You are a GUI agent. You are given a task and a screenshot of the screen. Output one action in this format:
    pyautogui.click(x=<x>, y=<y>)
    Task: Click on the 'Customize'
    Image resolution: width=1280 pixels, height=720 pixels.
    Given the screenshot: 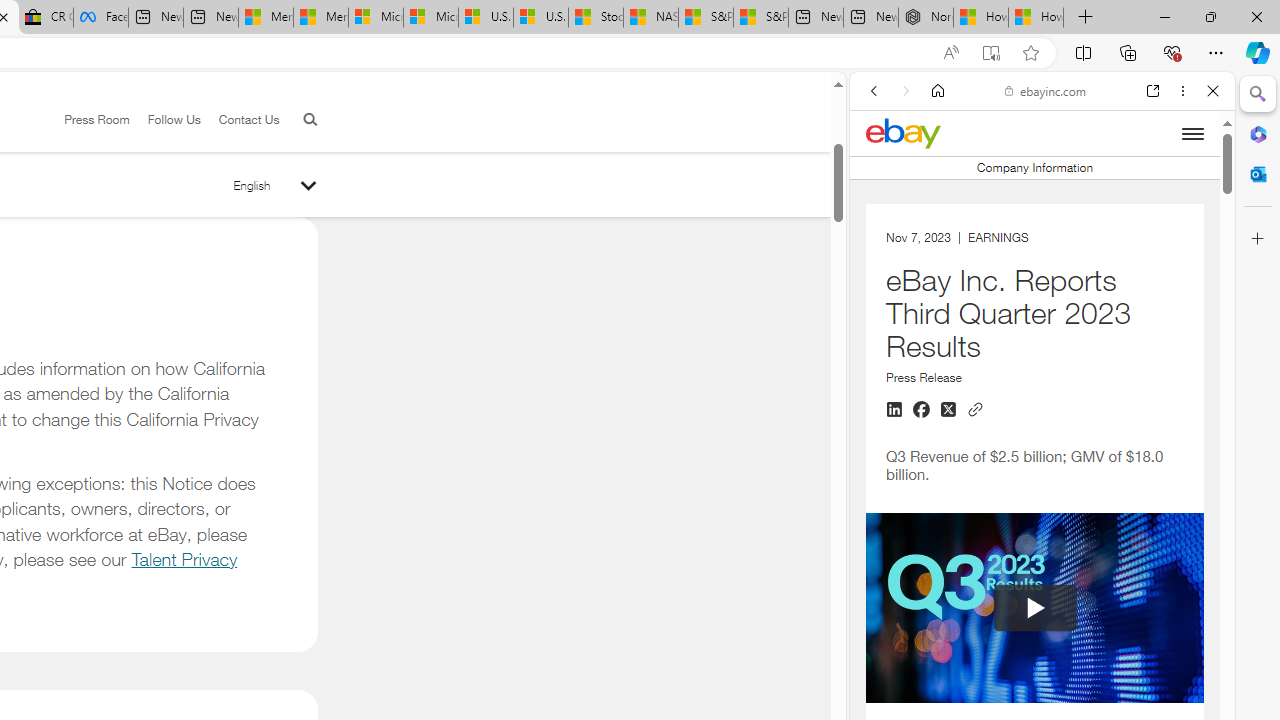 What is the action you would take?
    pyautogui.click(x=1257, y=238)
    